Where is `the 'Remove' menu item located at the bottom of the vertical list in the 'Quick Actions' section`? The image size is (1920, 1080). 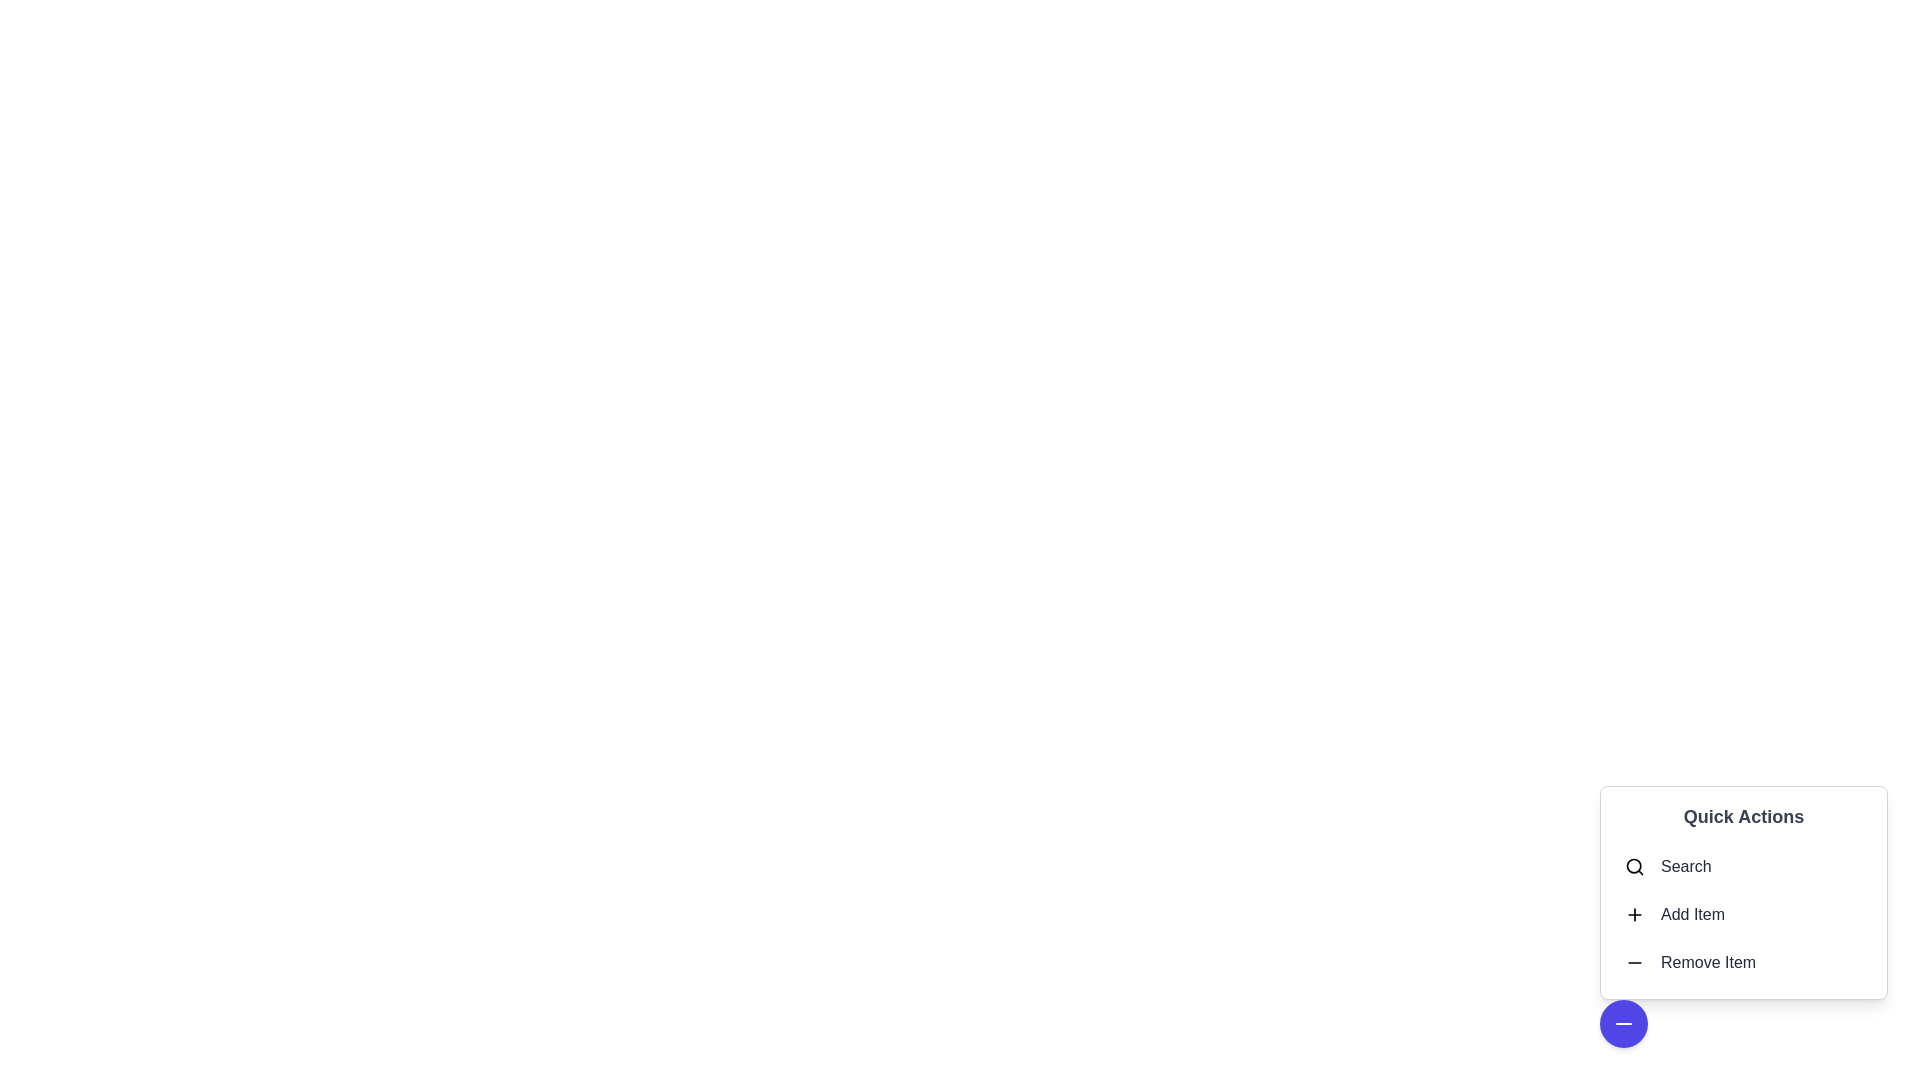 the 'Remove' menu item located at the bottom of the vertical list in the 'Quick Actions' section is located at coordinates (1742, 962).